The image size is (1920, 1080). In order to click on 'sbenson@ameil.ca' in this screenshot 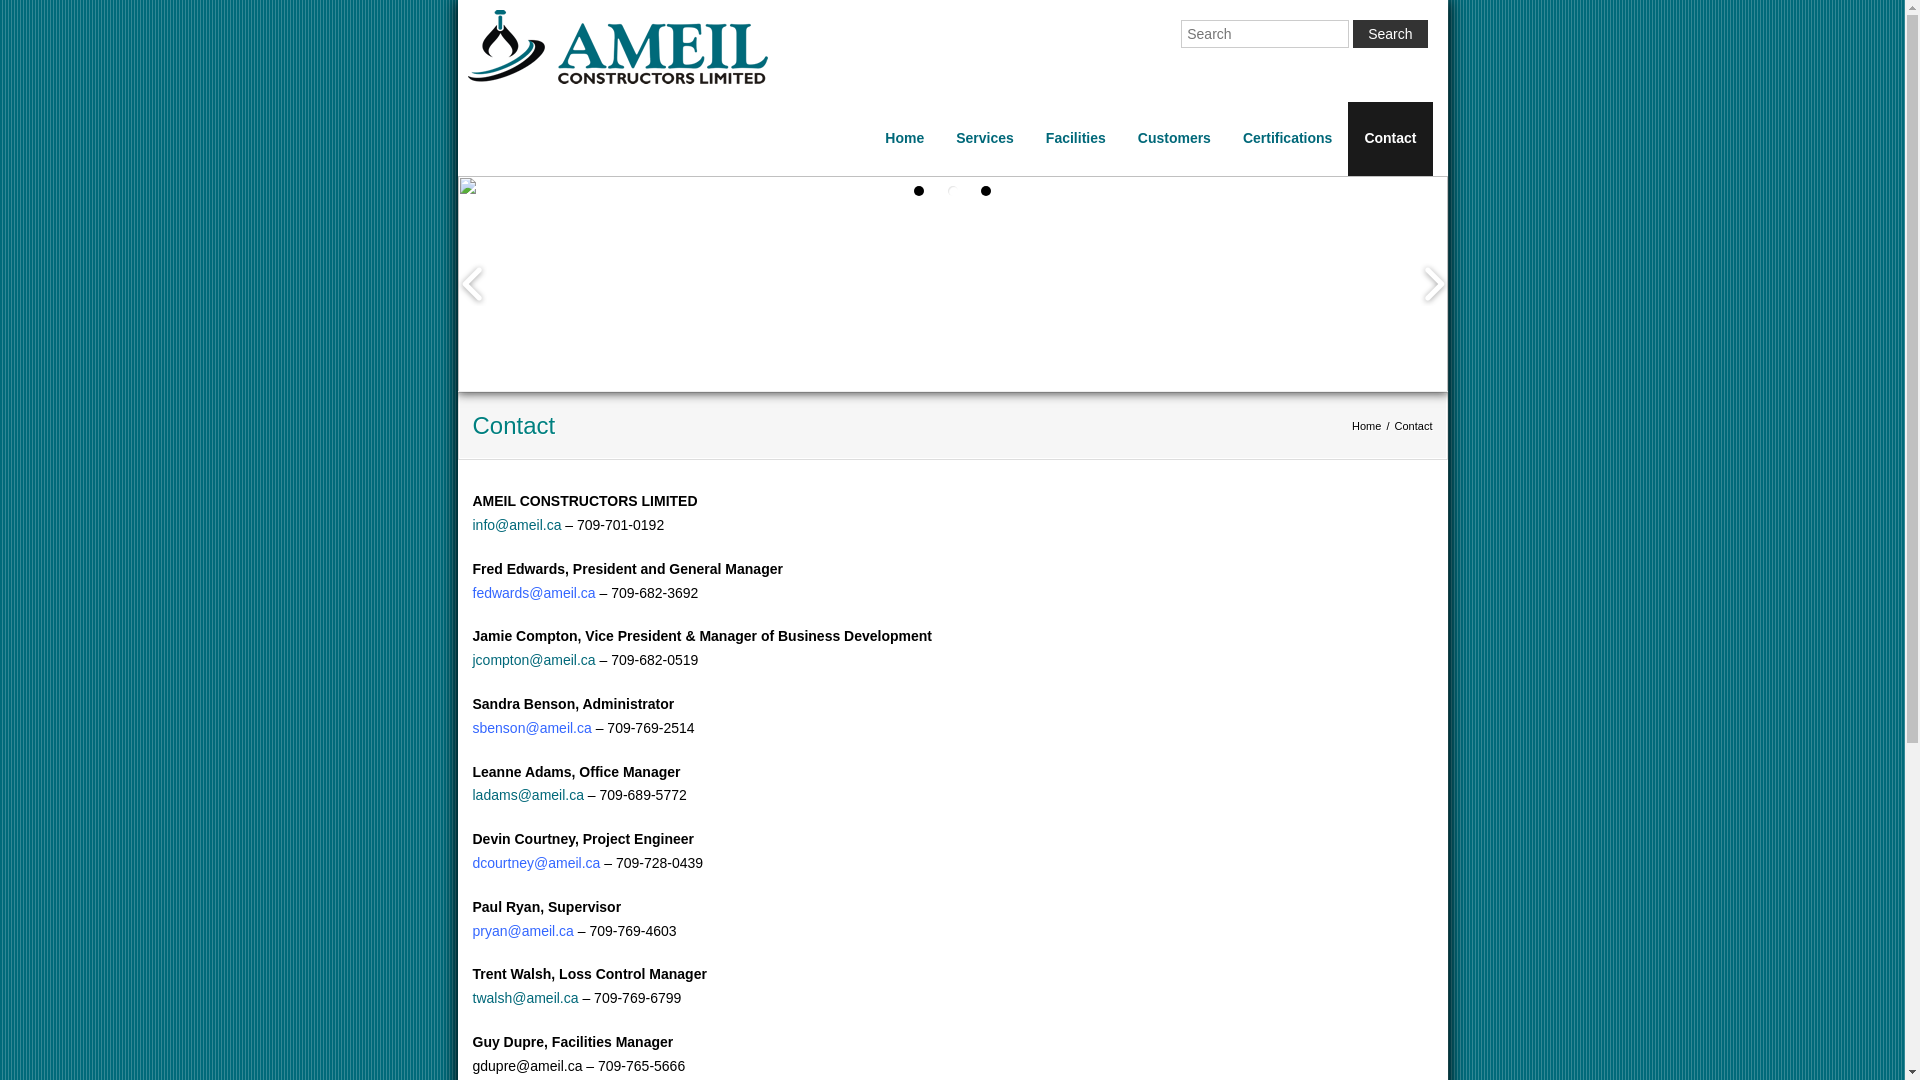, I will do `click(531, 728)`.